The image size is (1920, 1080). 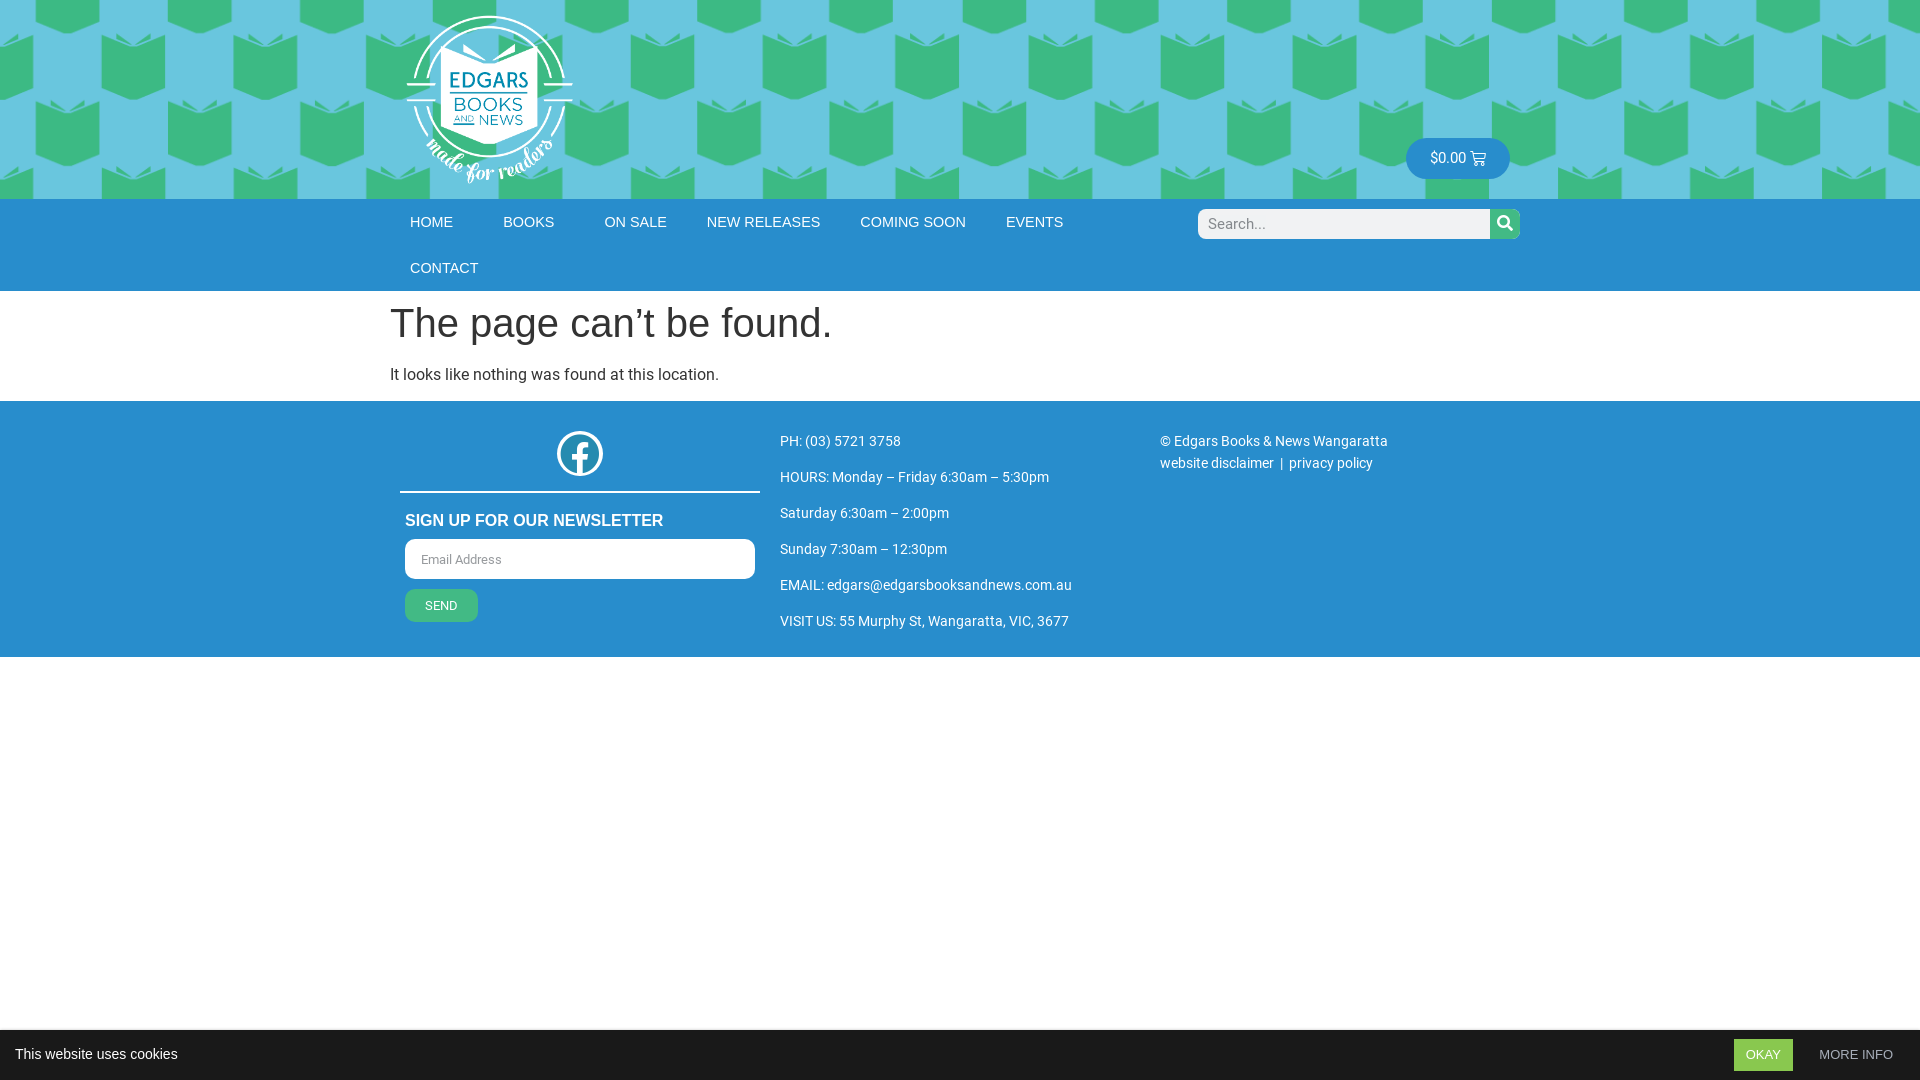 What do you see at coordinates (1330, 462) in the screenshot?
I see `'privacy policy'` at bounding box center [1330, 462].